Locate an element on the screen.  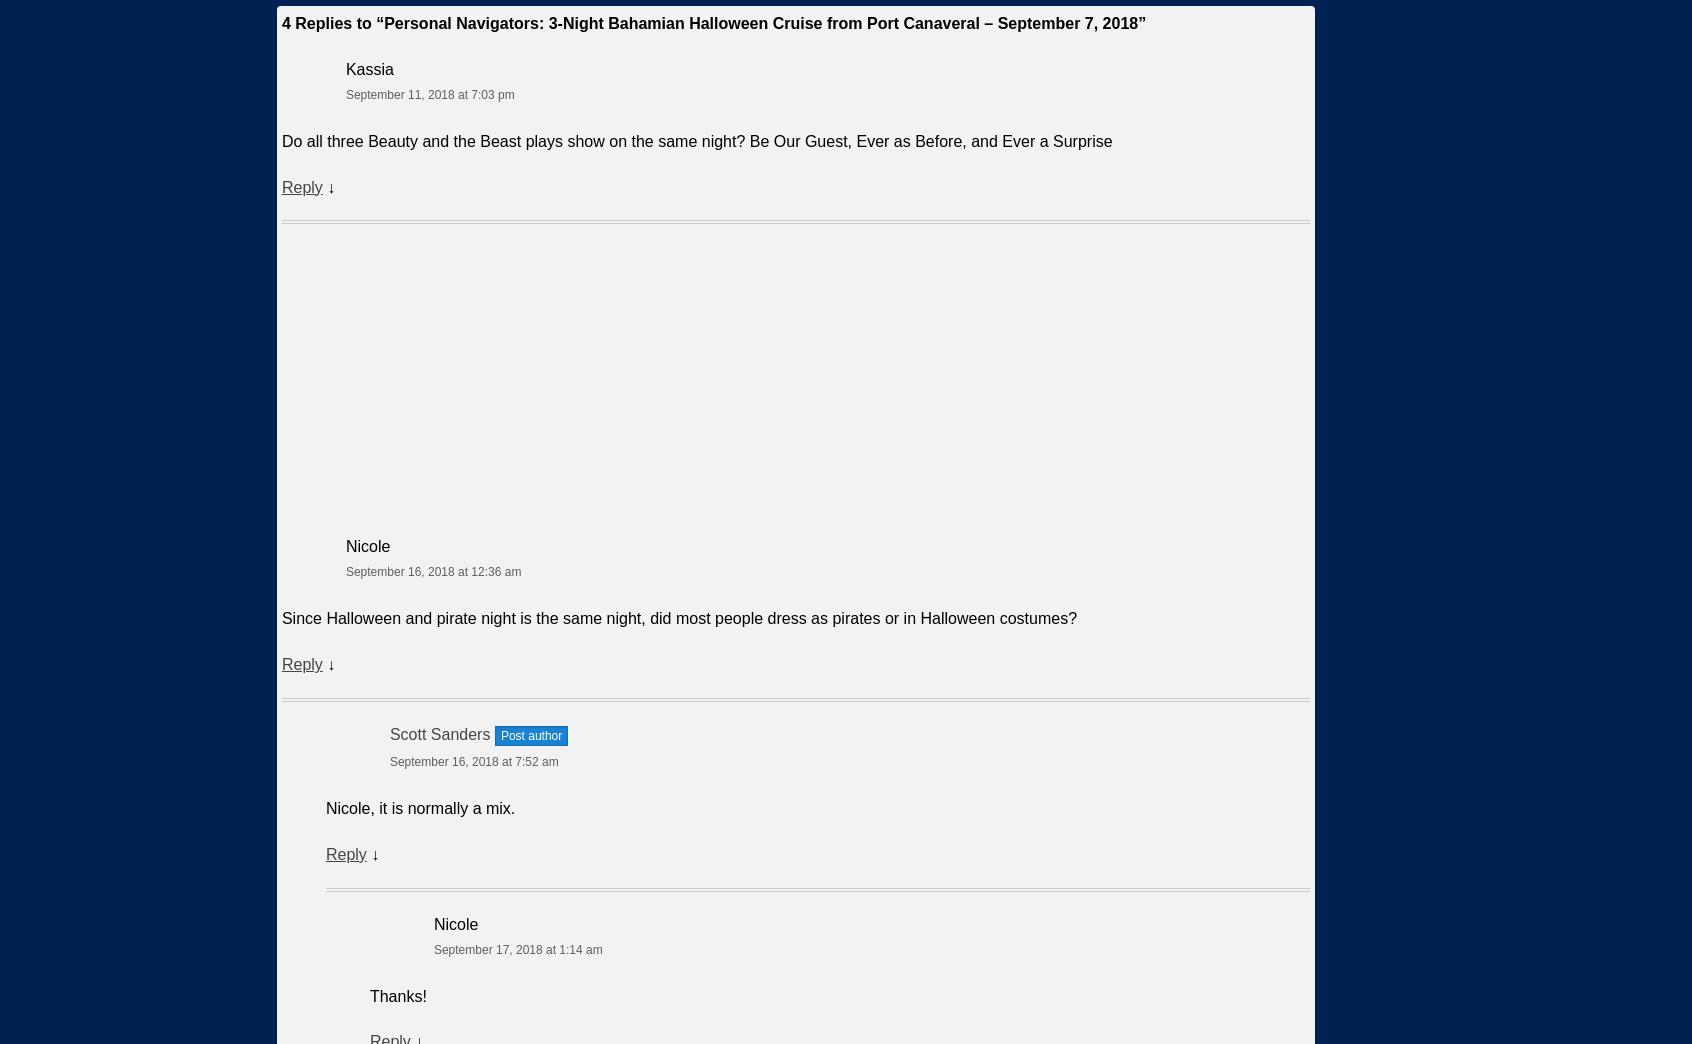
'September 17, 2018 at 1:14 am' is located at coordinates (517, 947).